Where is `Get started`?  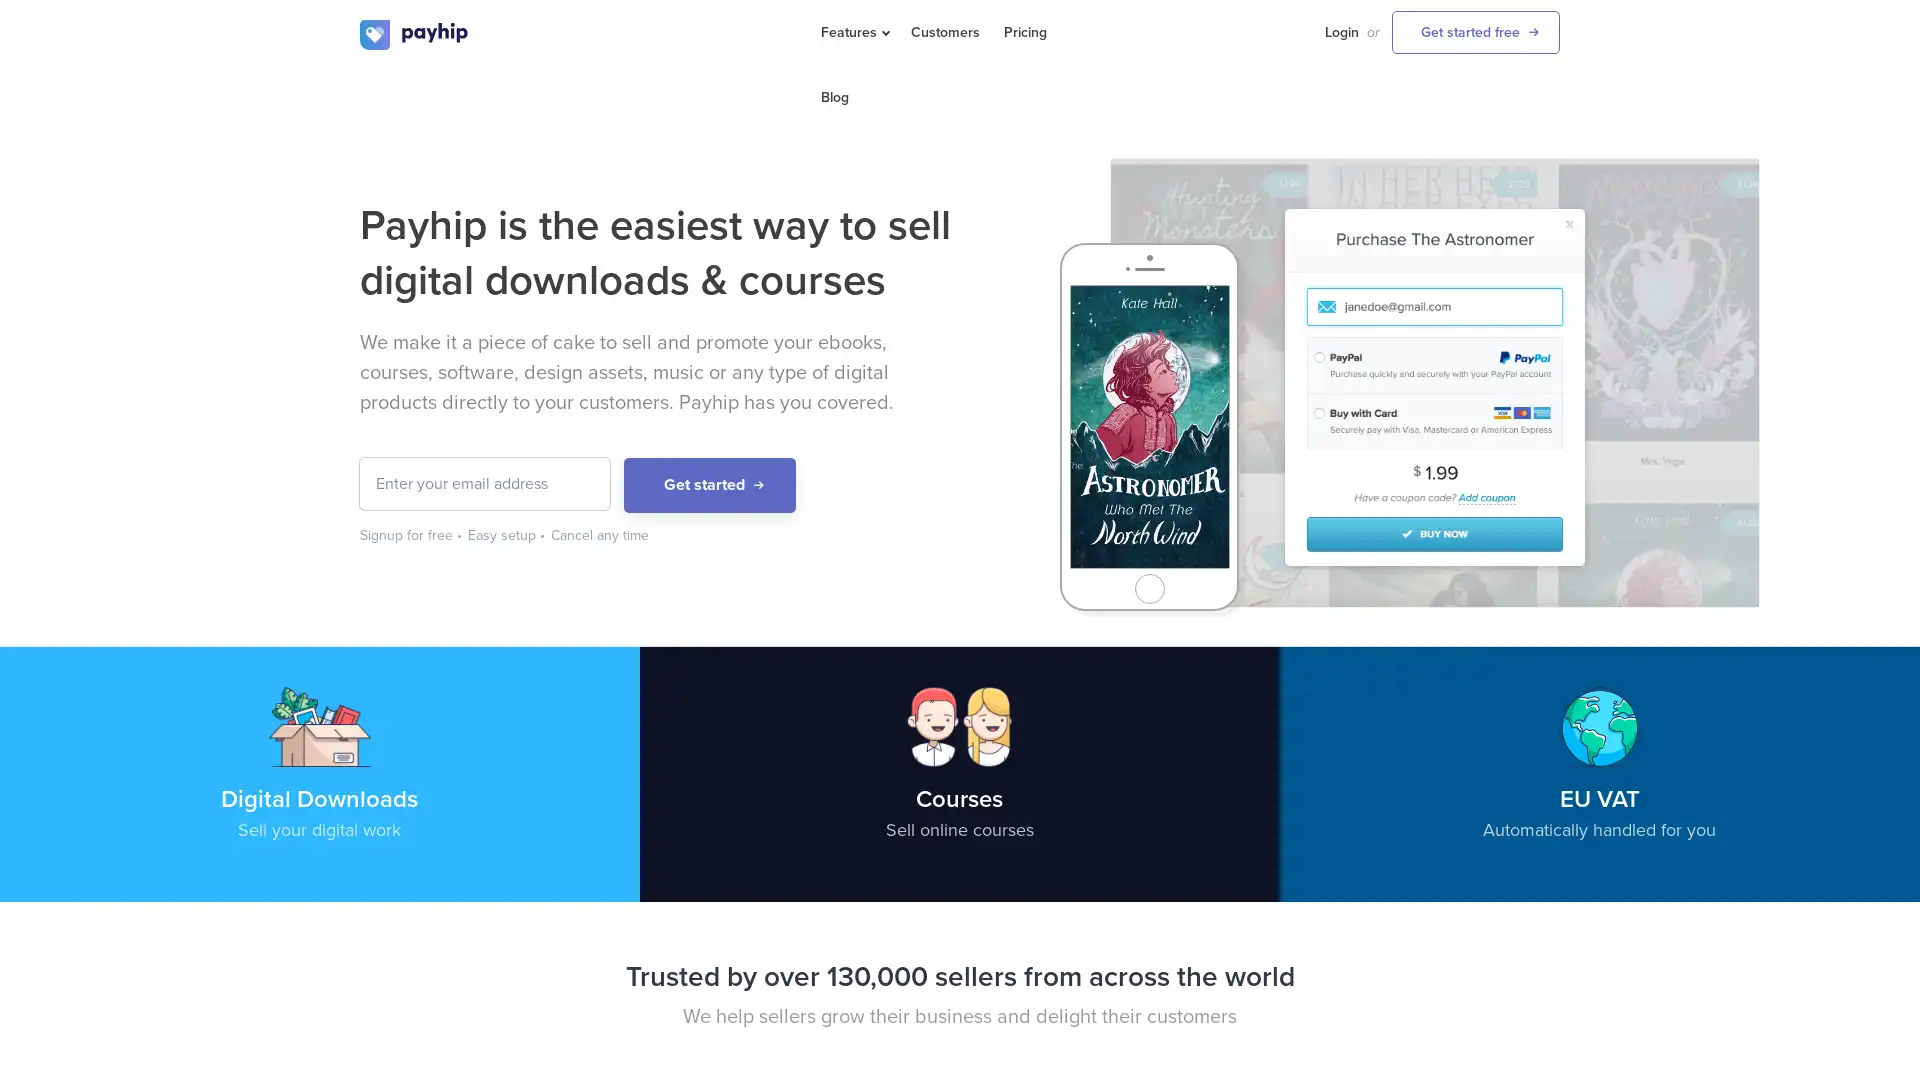
Get started is located at coordinates (710, 485).